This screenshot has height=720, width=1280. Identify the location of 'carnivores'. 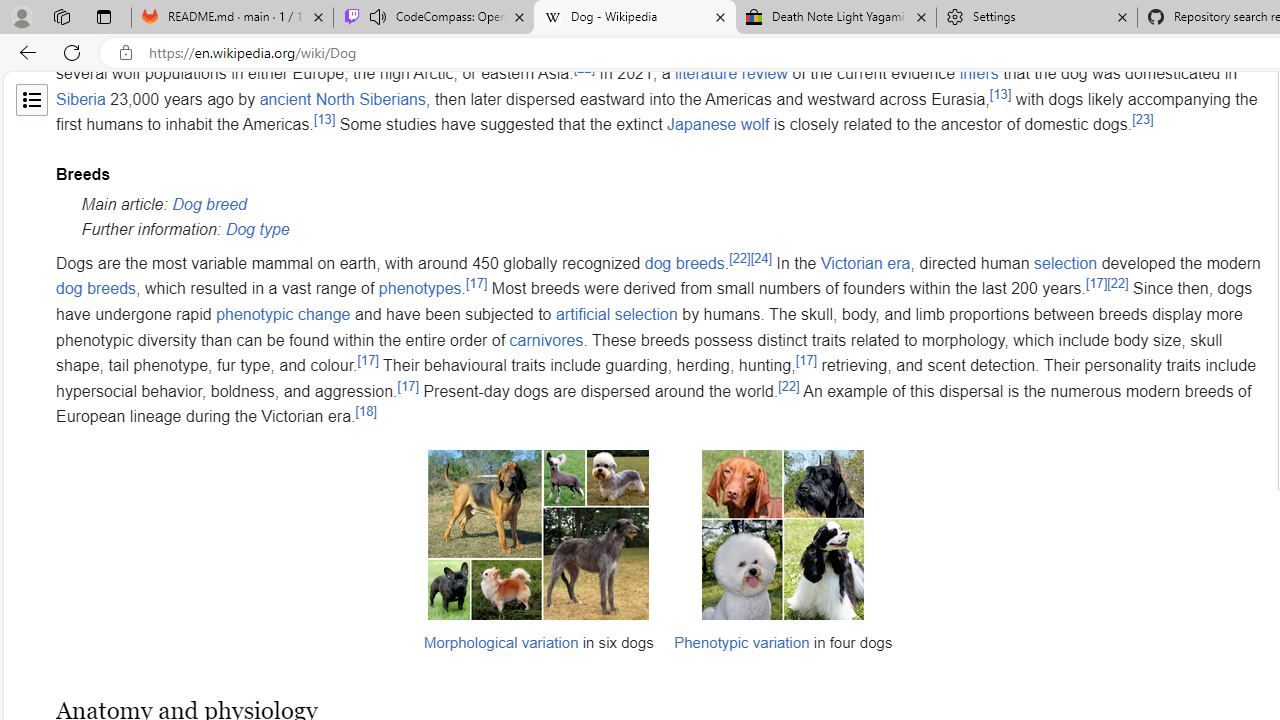
(546, 339).